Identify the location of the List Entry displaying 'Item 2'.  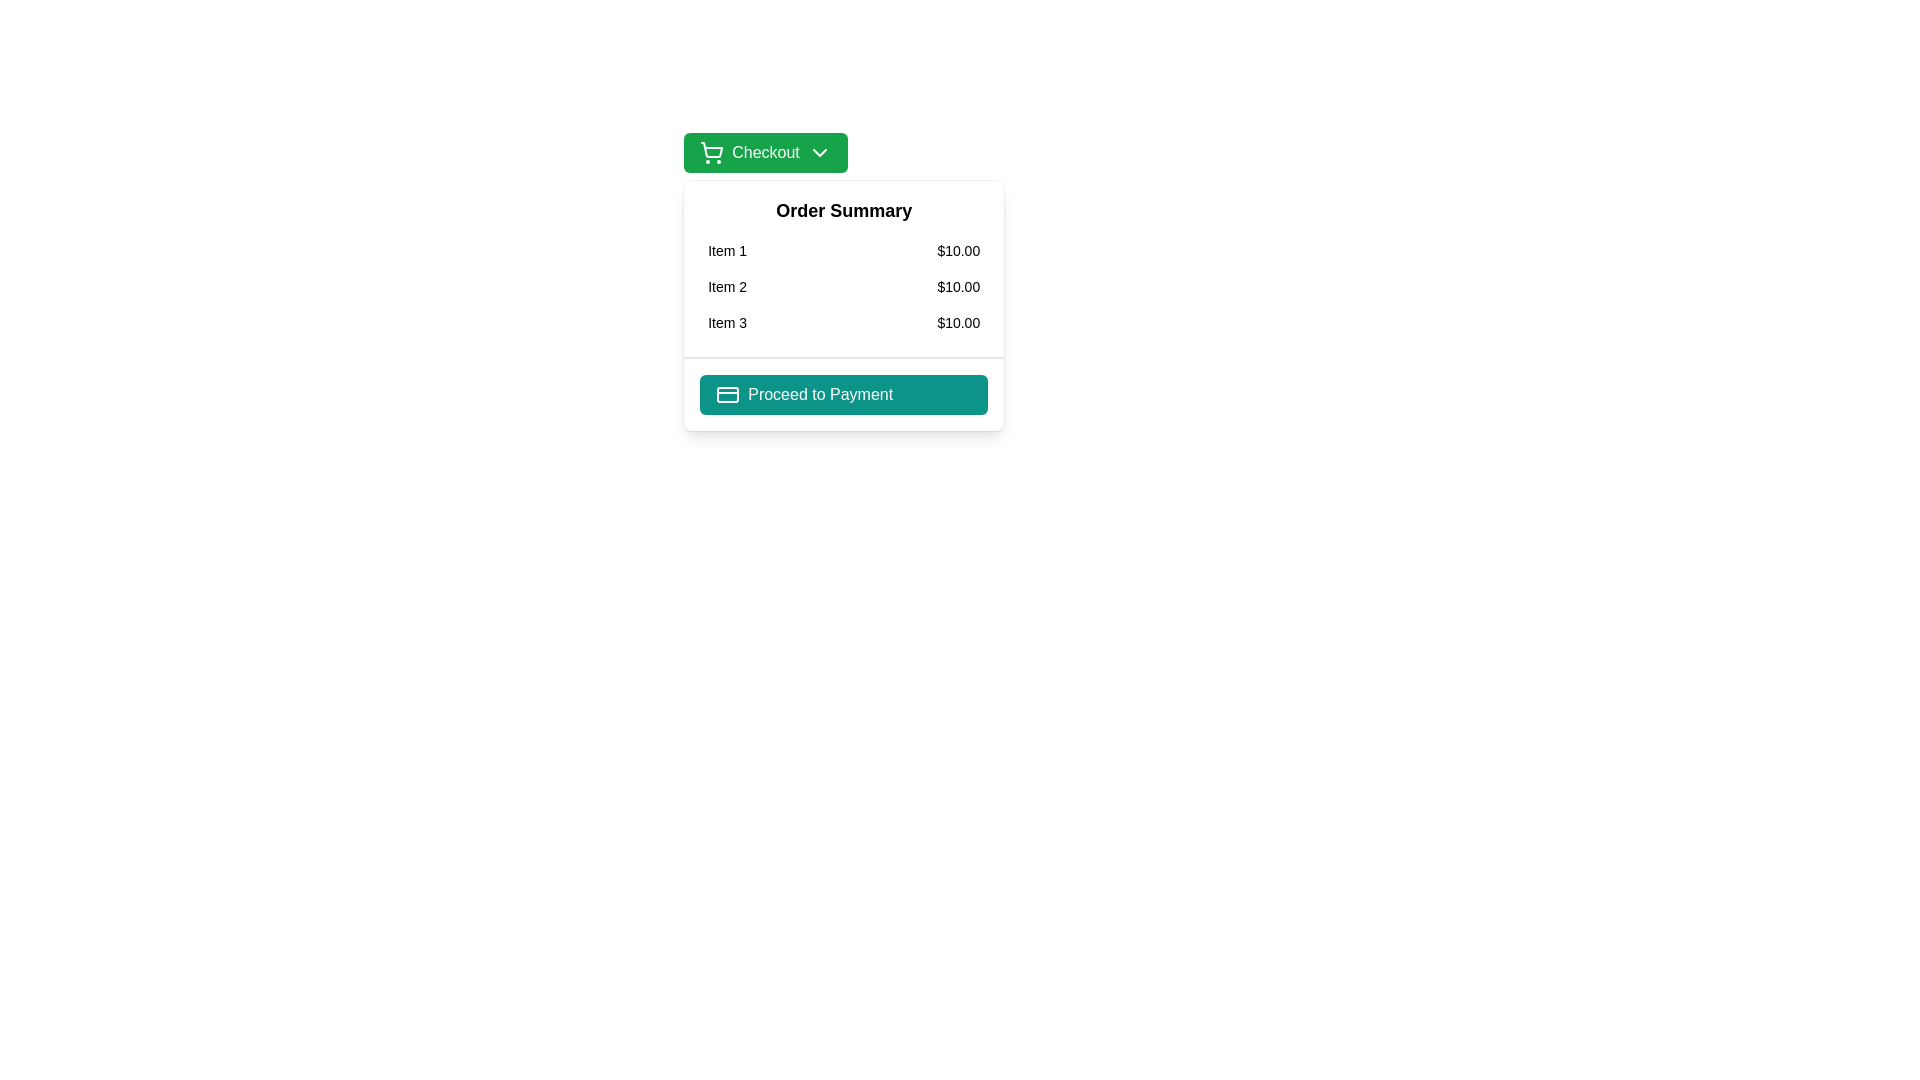
(844, 286).